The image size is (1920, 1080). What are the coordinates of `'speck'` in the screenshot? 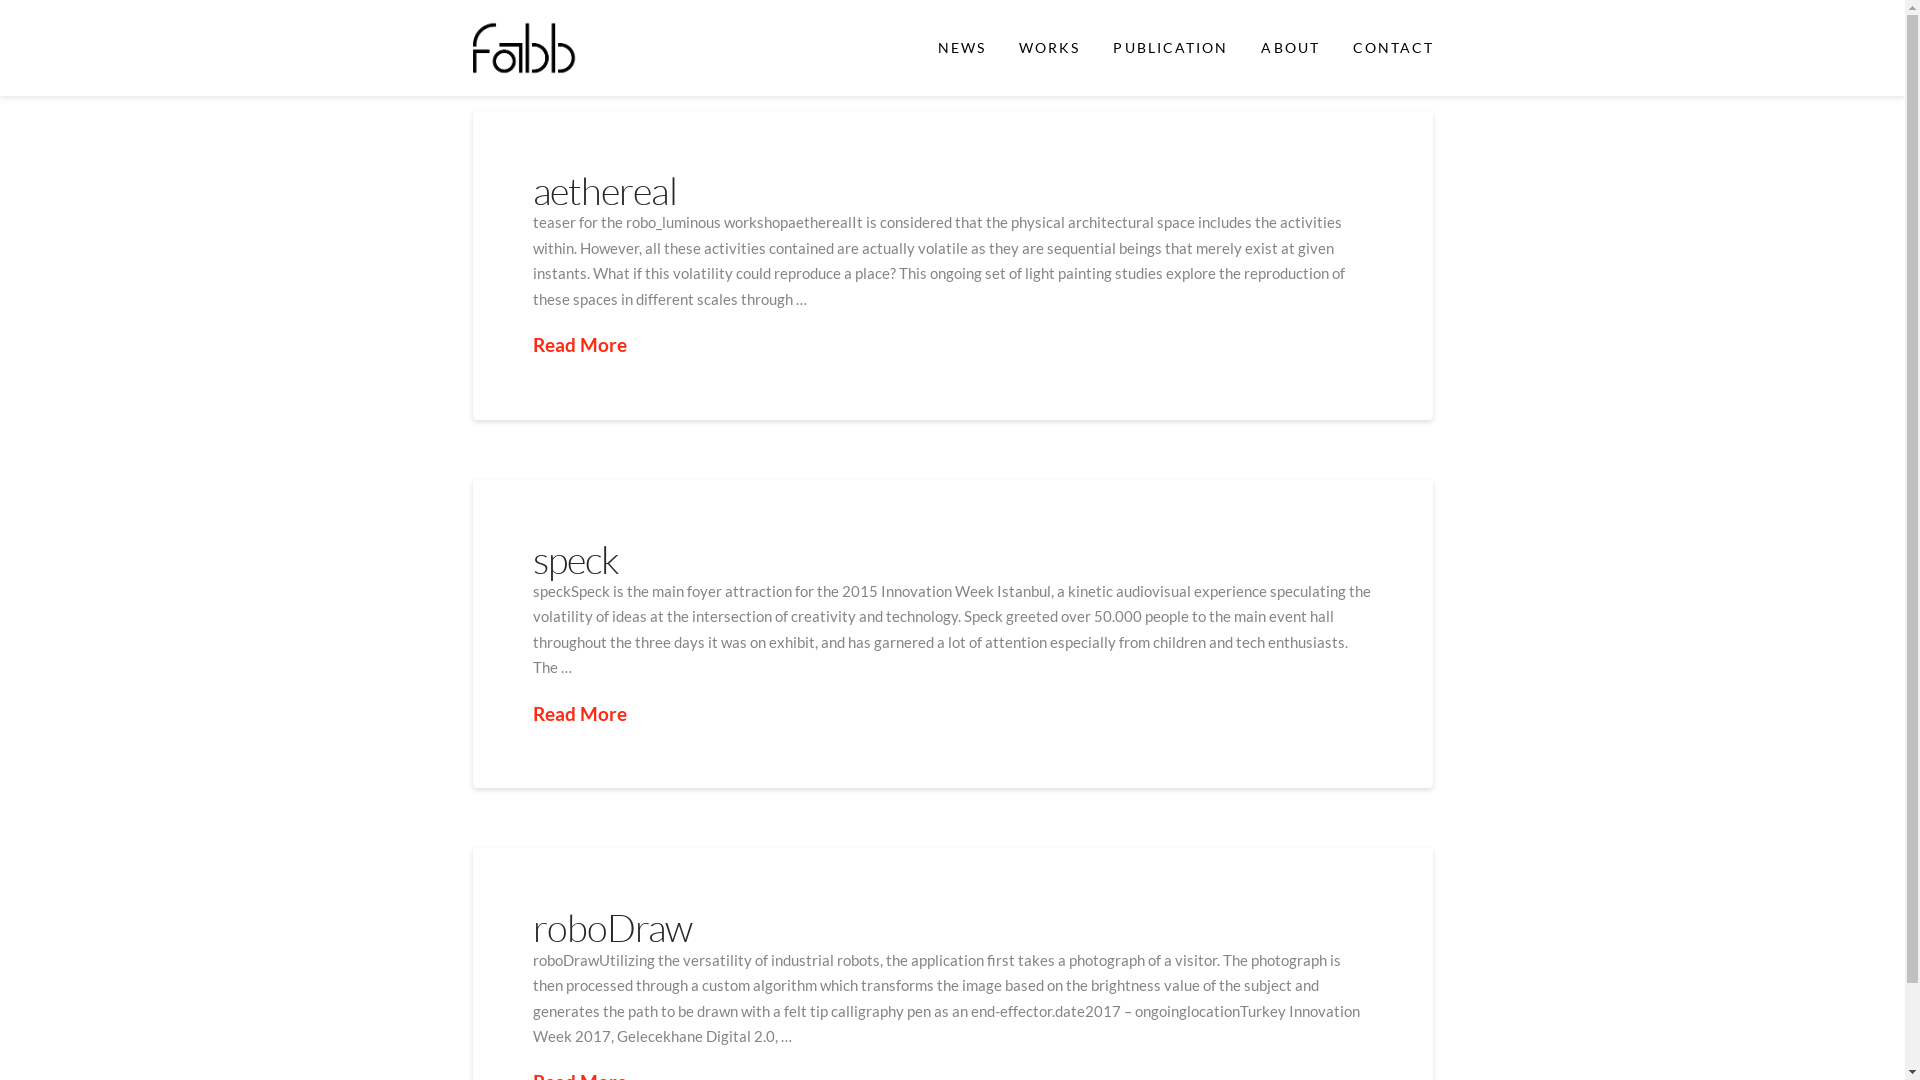 It's located at (574, 559).